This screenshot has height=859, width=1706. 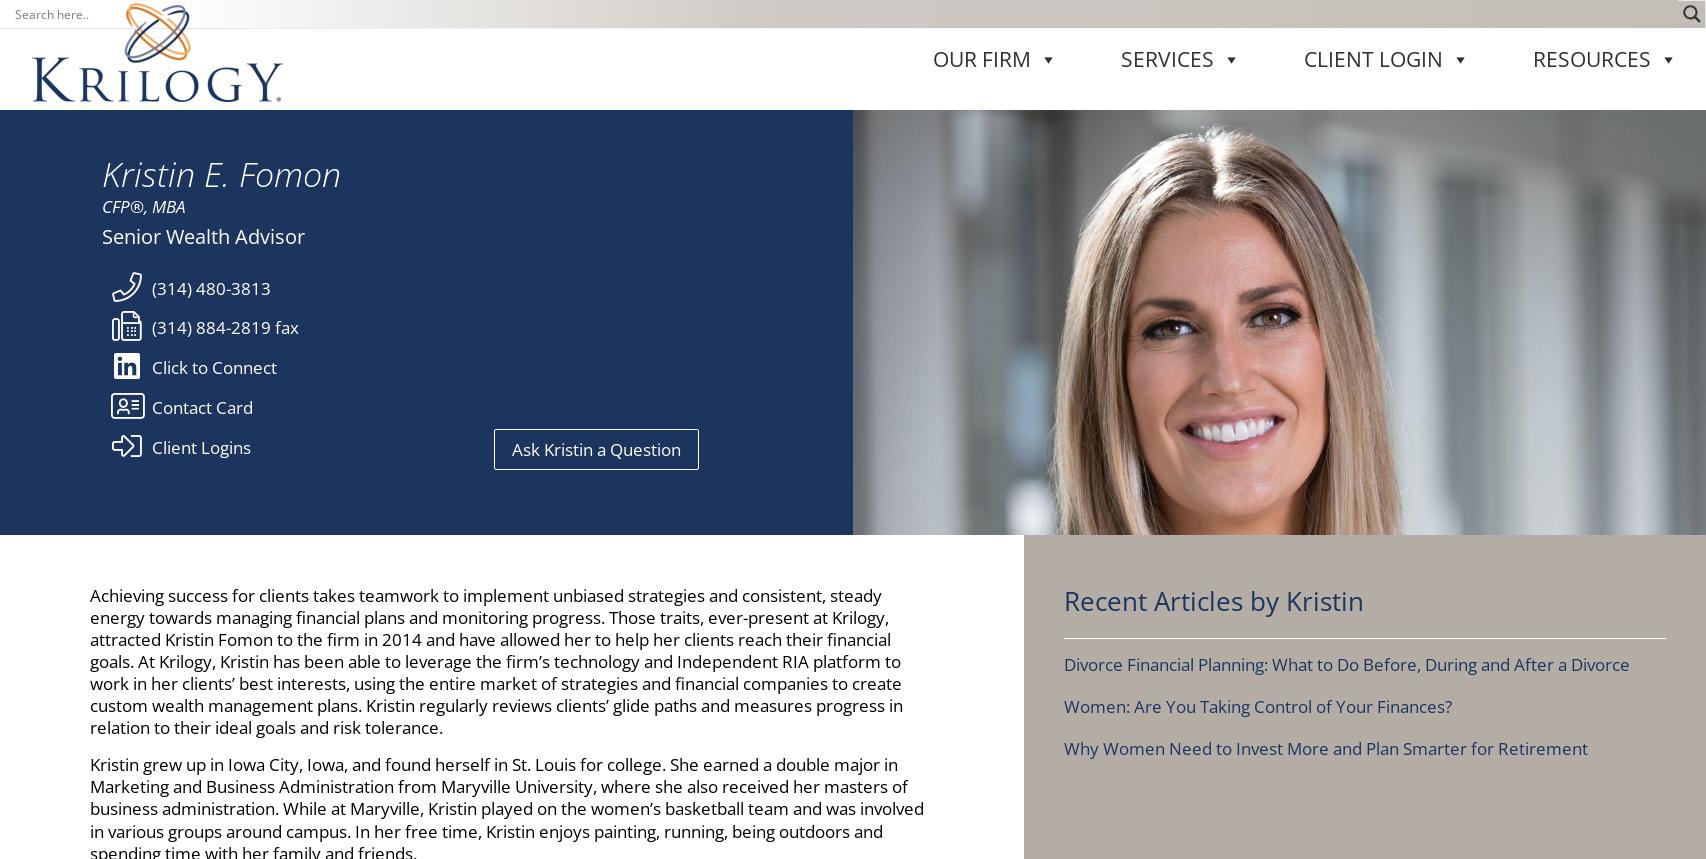 I want to click on 'Women: Are You Taking Control of Your Finances?', so click(x=1256, y=177).